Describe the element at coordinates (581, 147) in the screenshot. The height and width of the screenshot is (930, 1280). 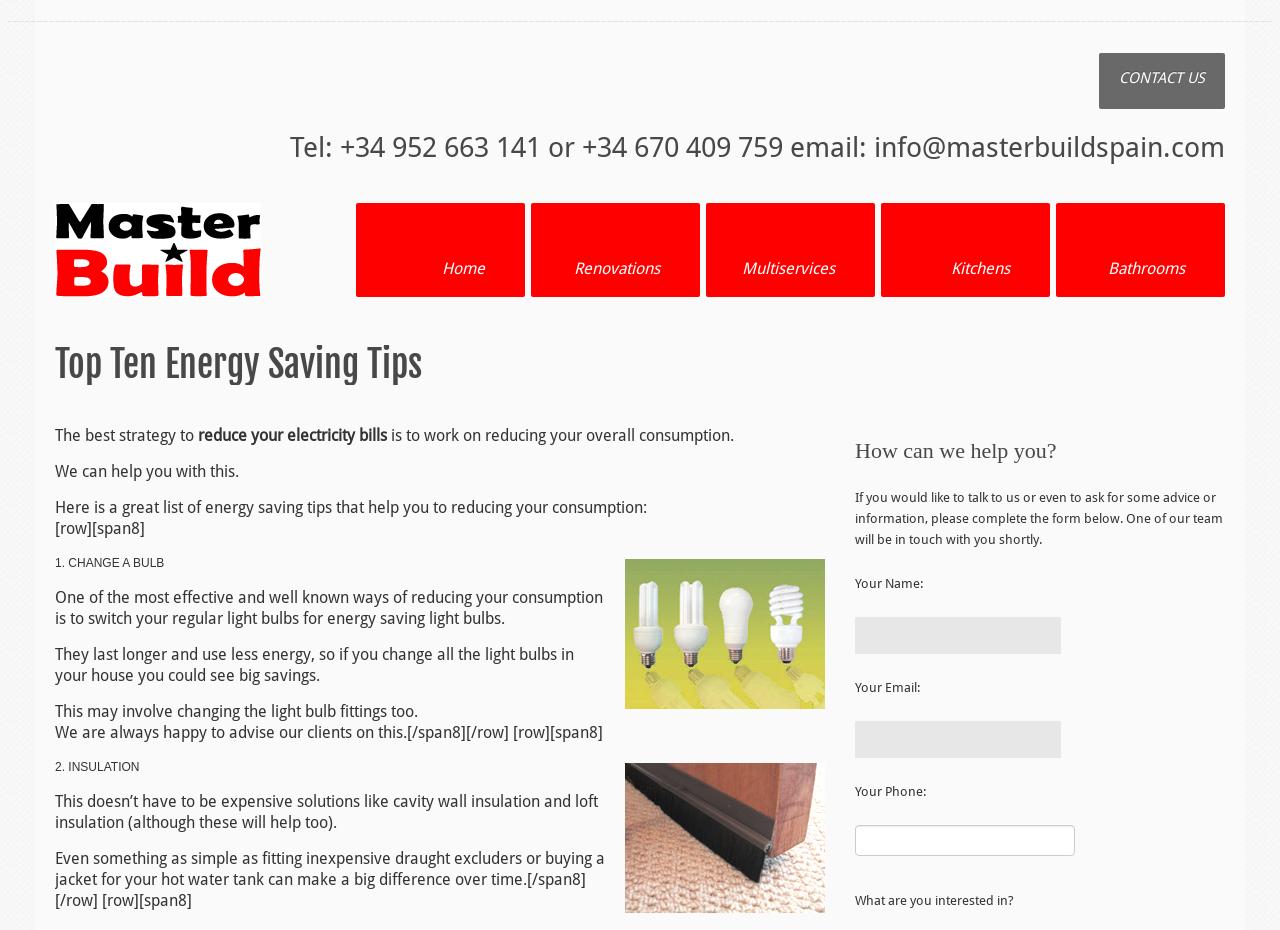
I see `'Tel: +34 952 663 141 or +34 670 409 759 email:'` at that location.